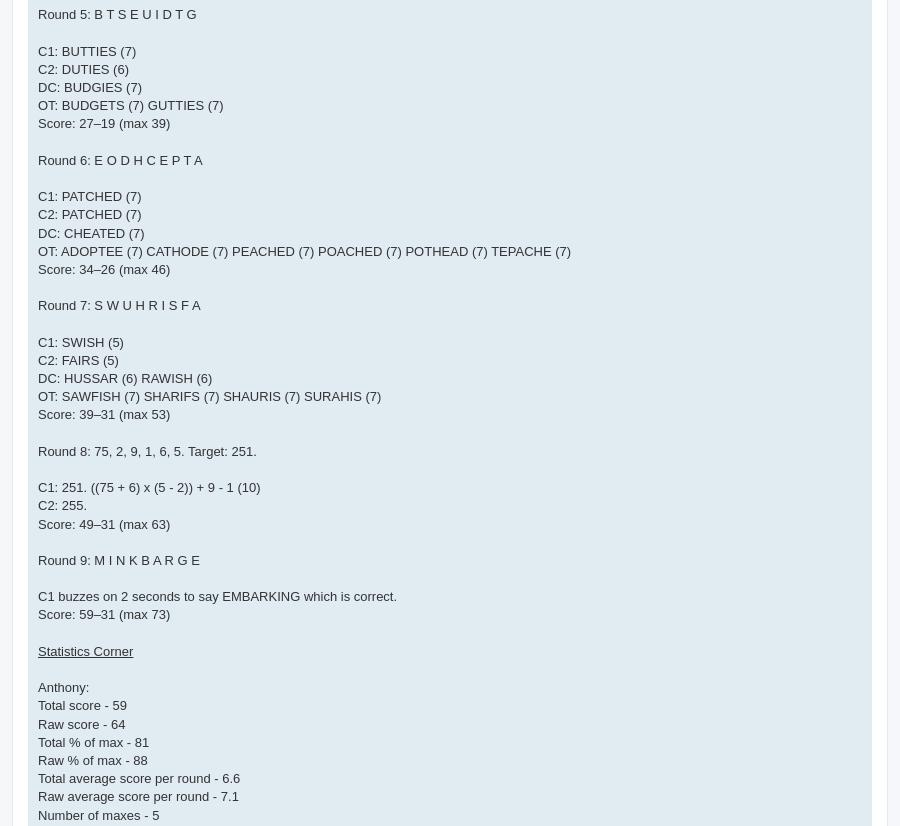 The height and width of the screenshot is (826, 900). Describe the element at coordinates (88, 196) in the screenshot. I see `'C1: PATCHED (7)'` at that location.